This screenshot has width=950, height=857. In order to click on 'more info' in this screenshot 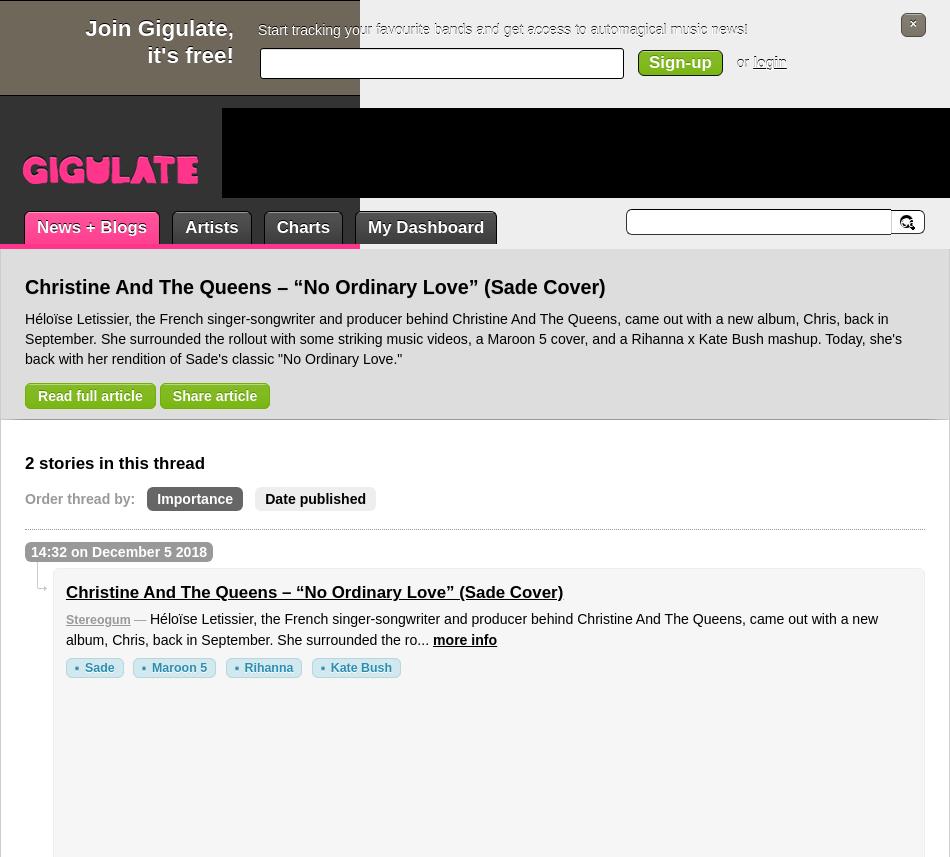, I will do `click(464, 640)`.